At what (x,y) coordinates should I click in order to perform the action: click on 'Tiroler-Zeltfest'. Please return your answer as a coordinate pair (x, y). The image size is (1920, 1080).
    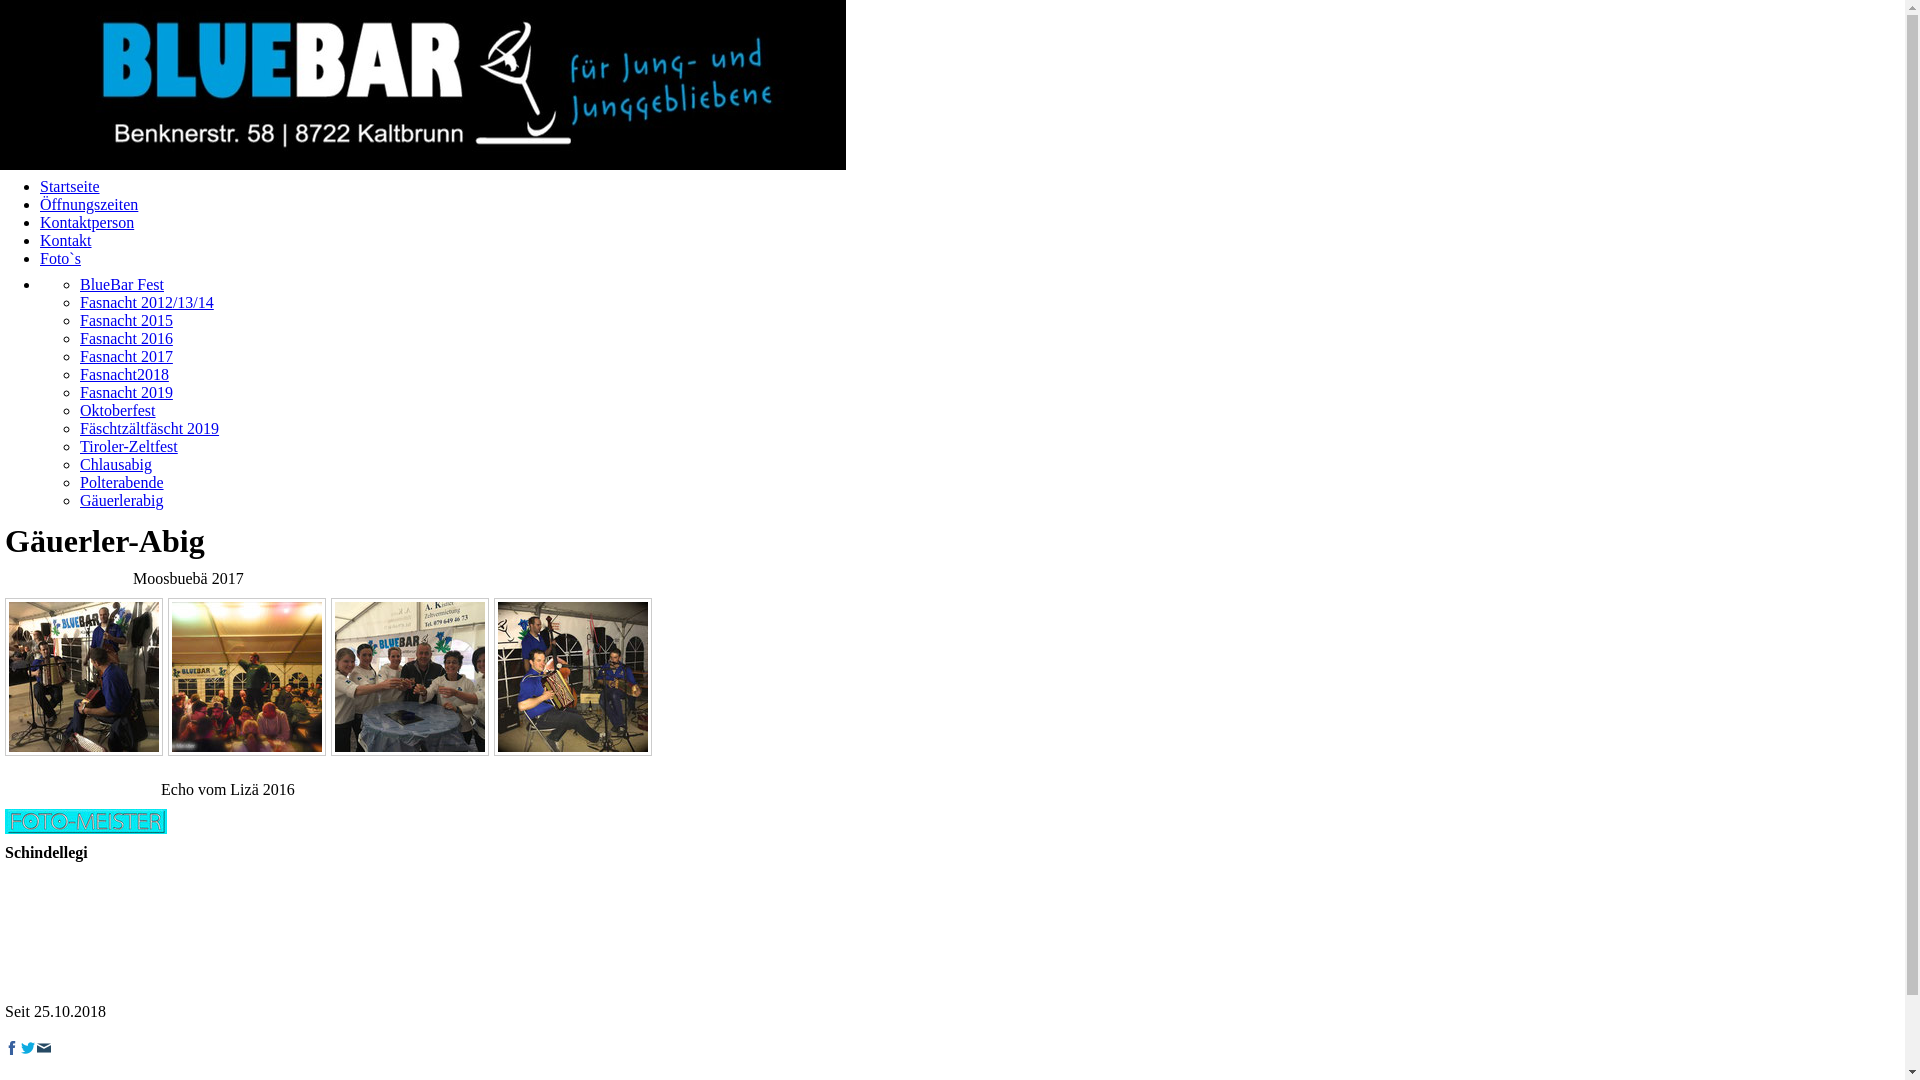
    Looking at the image, I should click on (128, 445).